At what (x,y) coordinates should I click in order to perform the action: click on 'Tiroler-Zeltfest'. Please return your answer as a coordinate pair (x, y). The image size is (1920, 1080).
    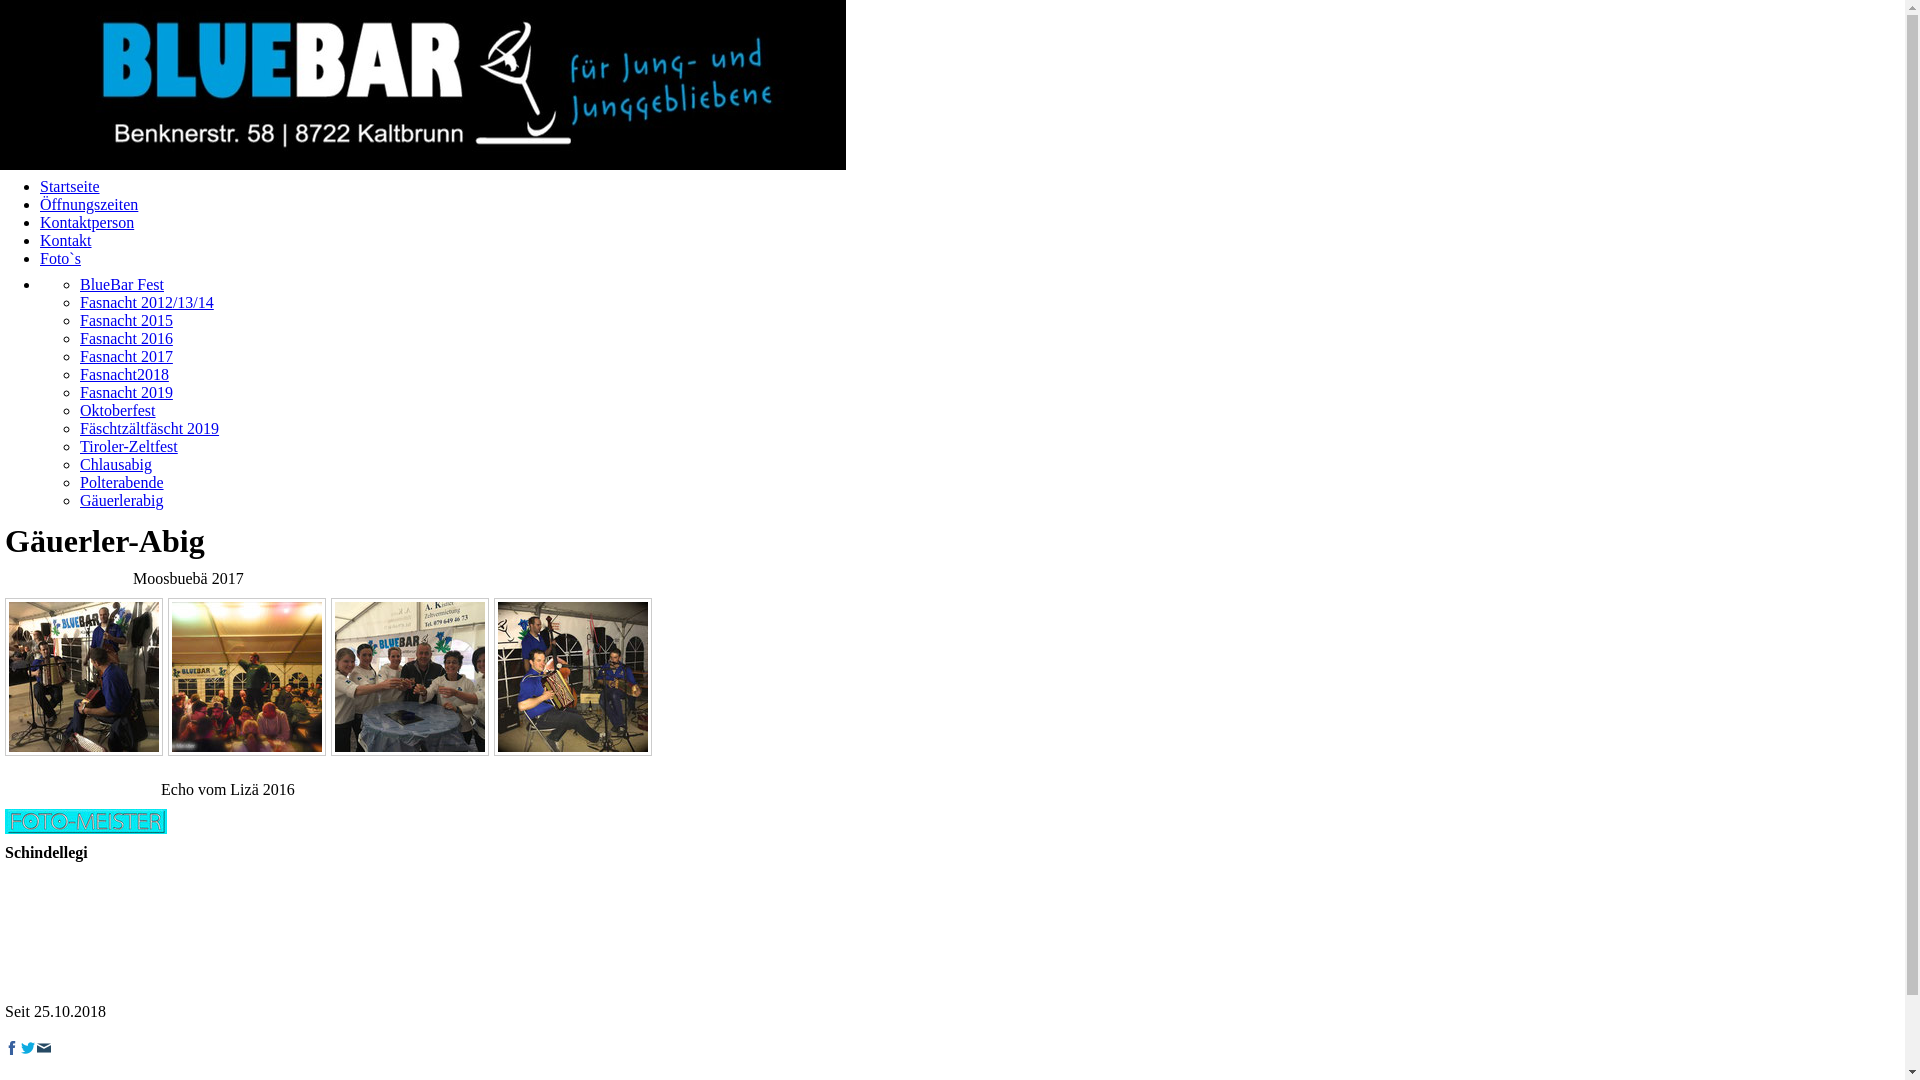
    Looking at the image, I should click on (128, 445).